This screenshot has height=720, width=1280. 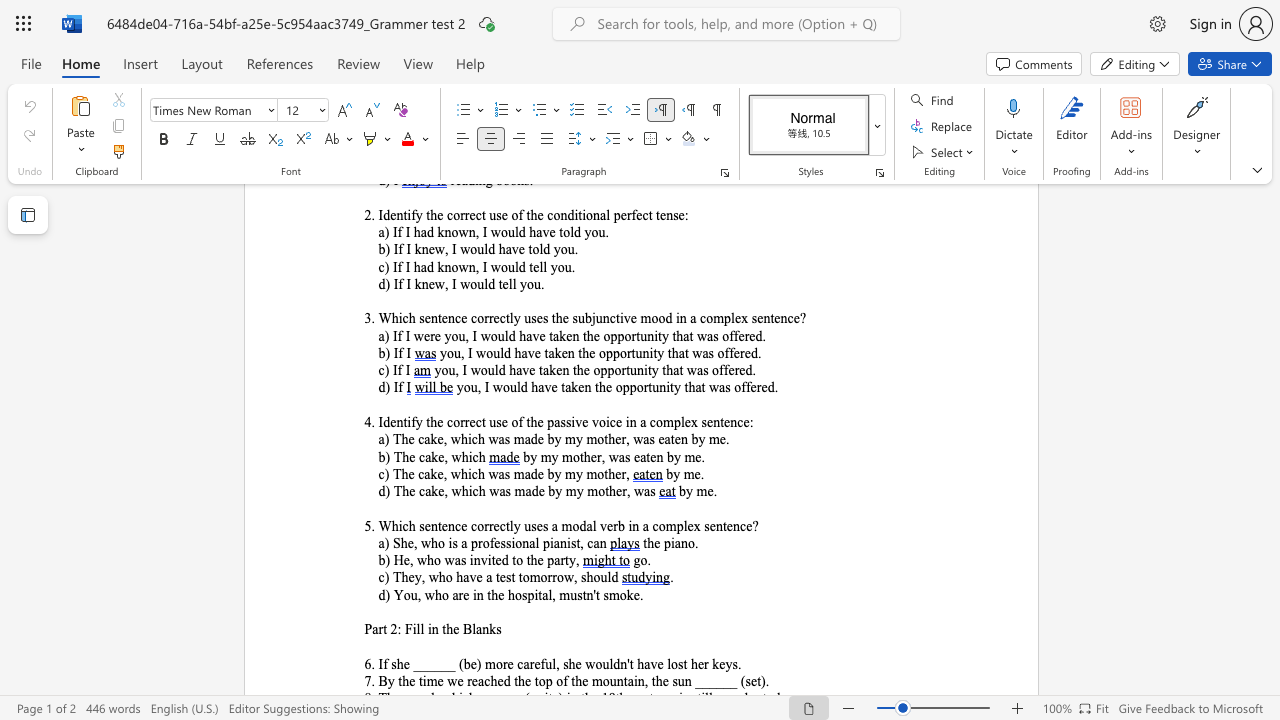 I want to click on the subset text "he cake," within the text "d) The cake, which was made by my mother, was", so click(x=401, y=491).